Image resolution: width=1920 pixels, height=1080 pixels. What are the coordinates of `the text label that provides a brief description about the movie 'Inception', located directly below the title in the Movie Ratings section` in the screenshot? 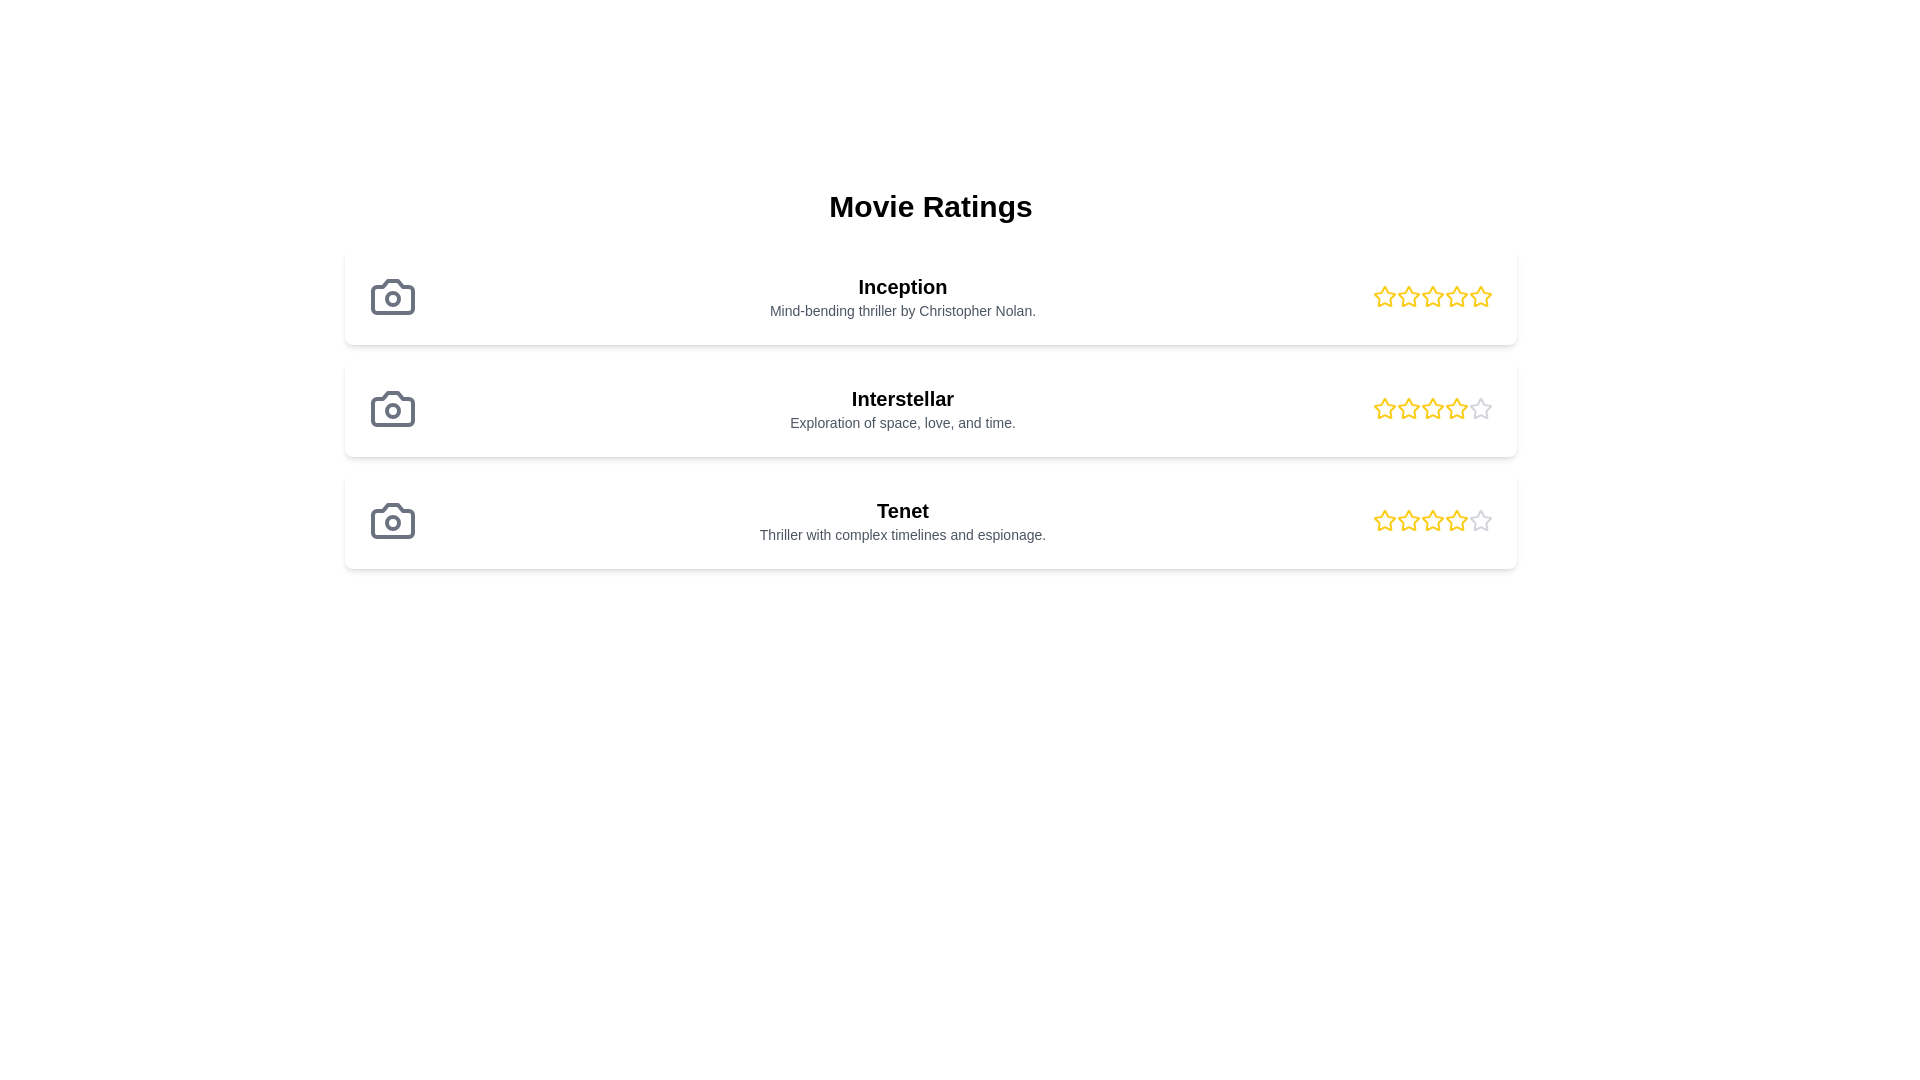 It's located at (901, 311).